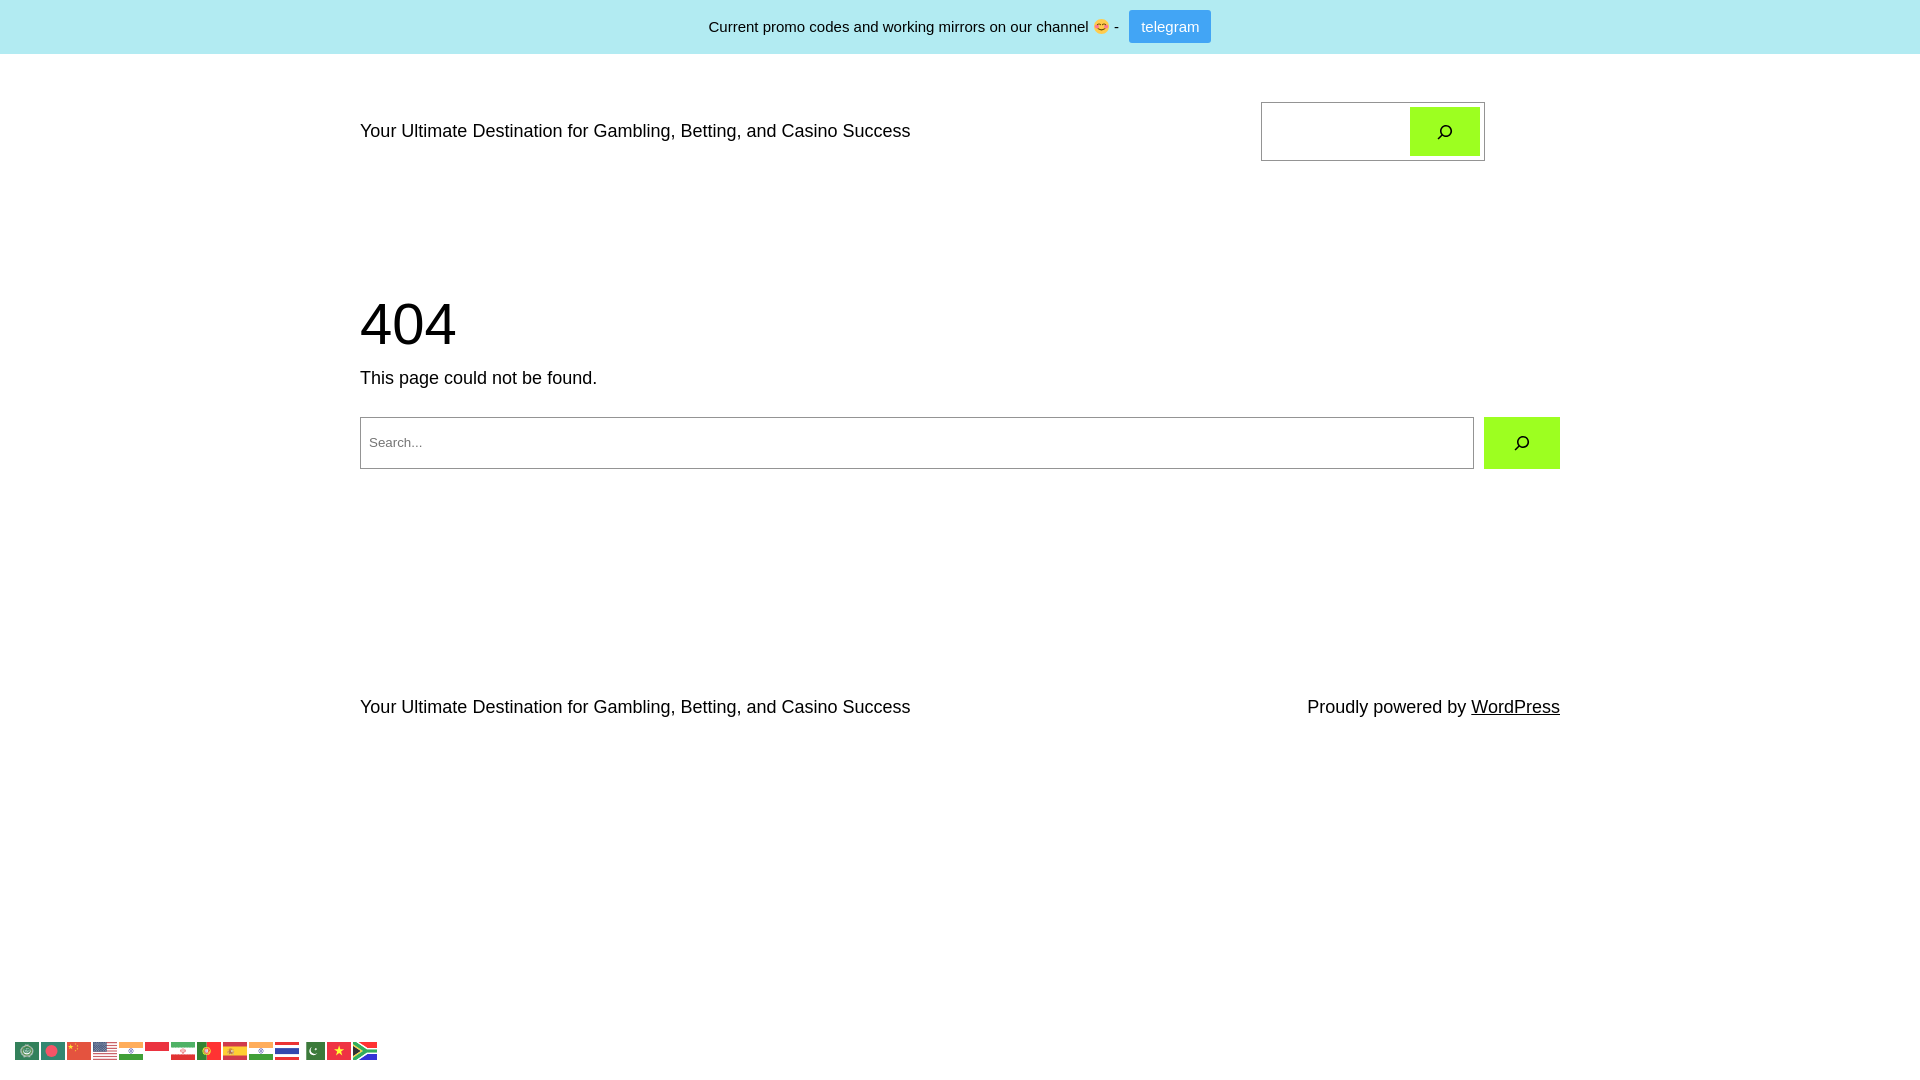 Image resolution: width=1920 pixels, height=1080 pixels. Describe the element at coordinates (104, 1048) in the screenshot. I see `'English'` at that location.